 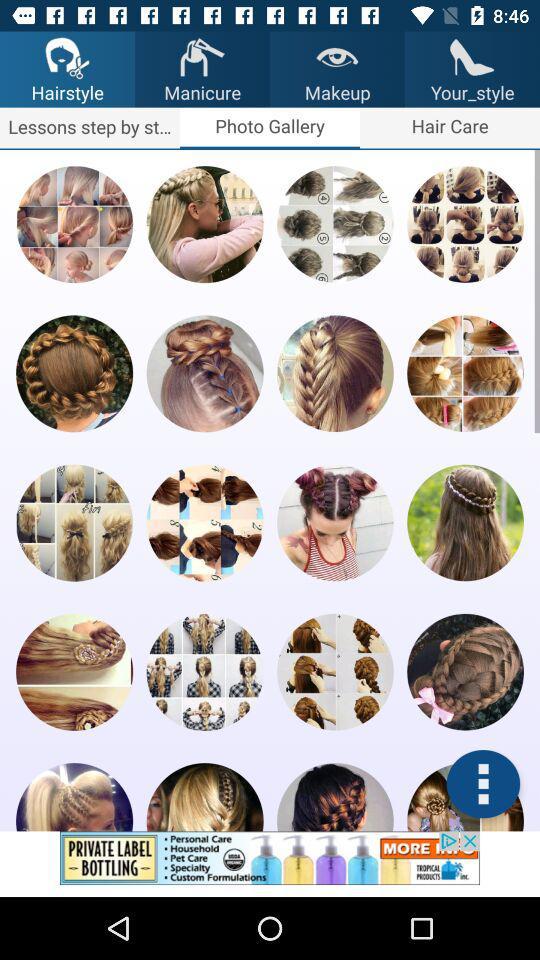 I want to click on picture option, so click(x=465, y=372).